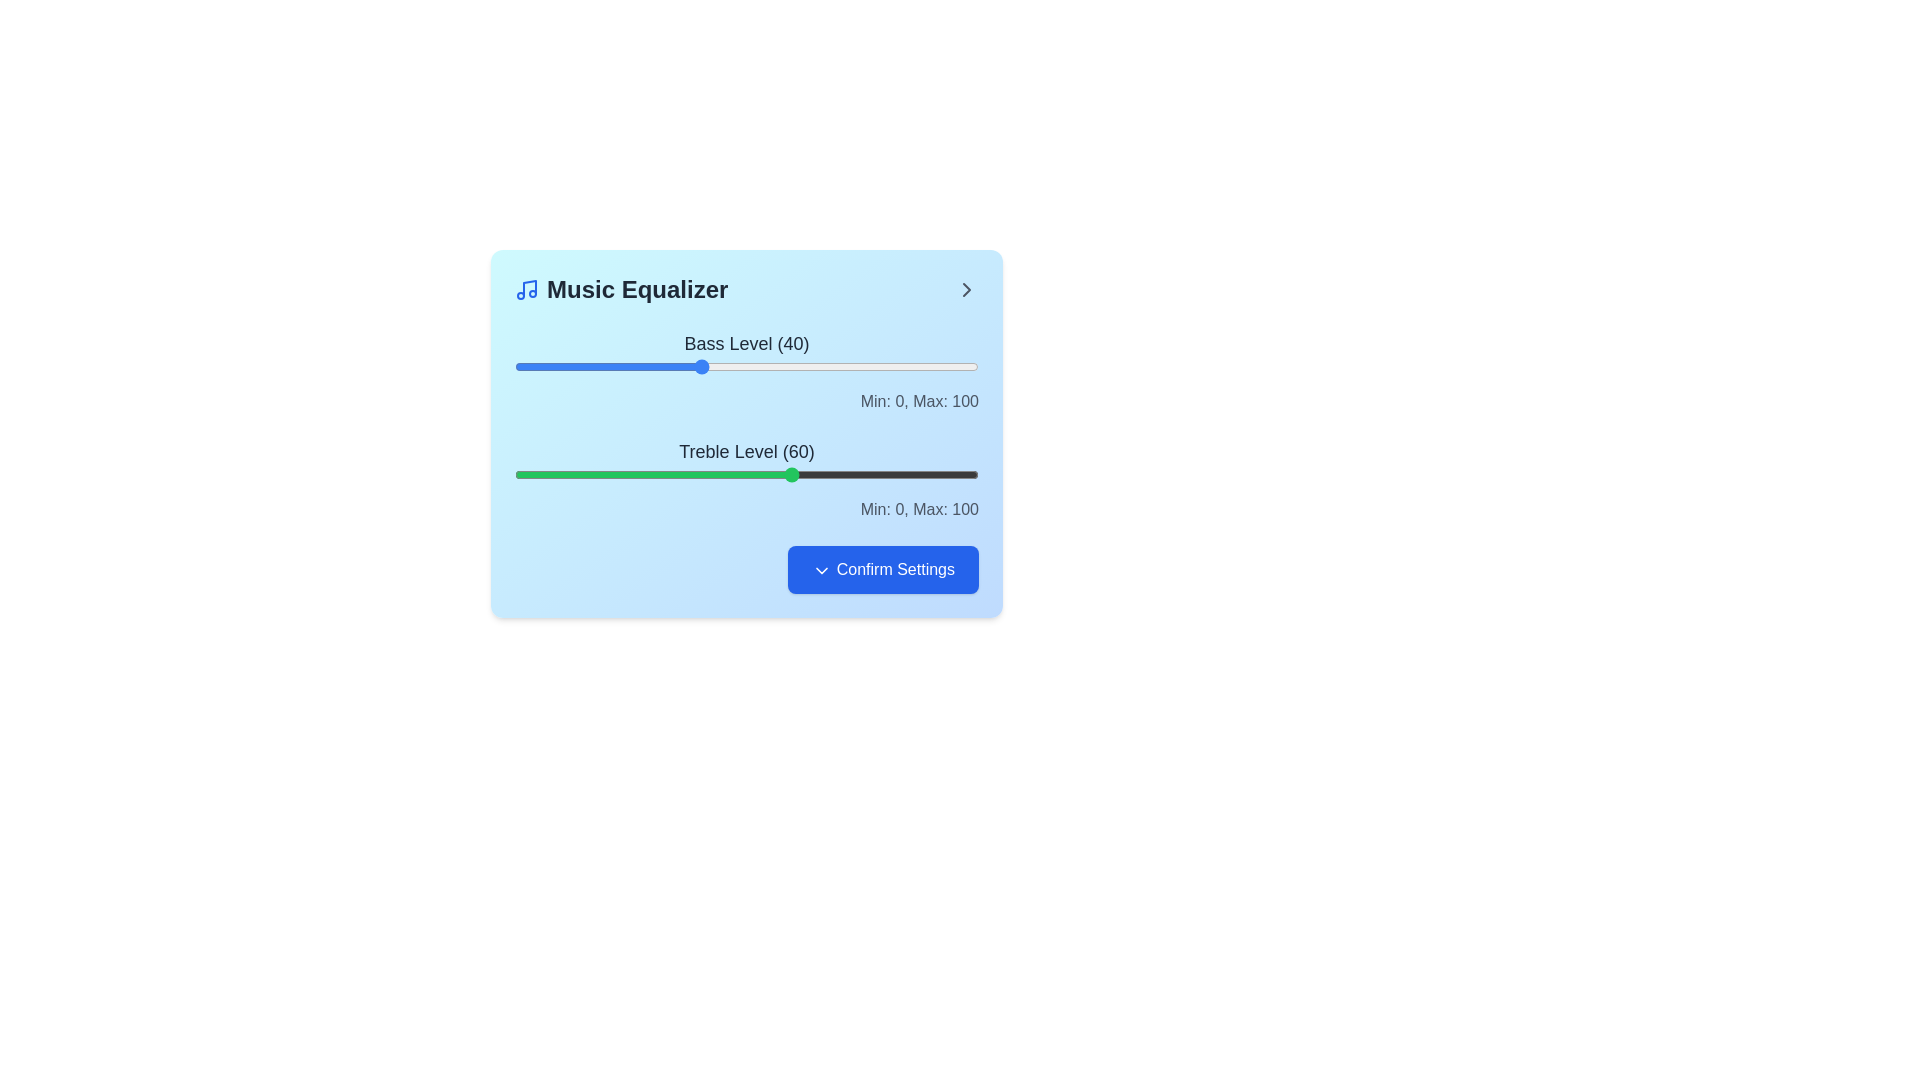 This screenshot has width=1920, height=1080. I want to click on the chevron-right icon, which is located in the upper right corner of the music equalizer settings section, so click(966, 289).